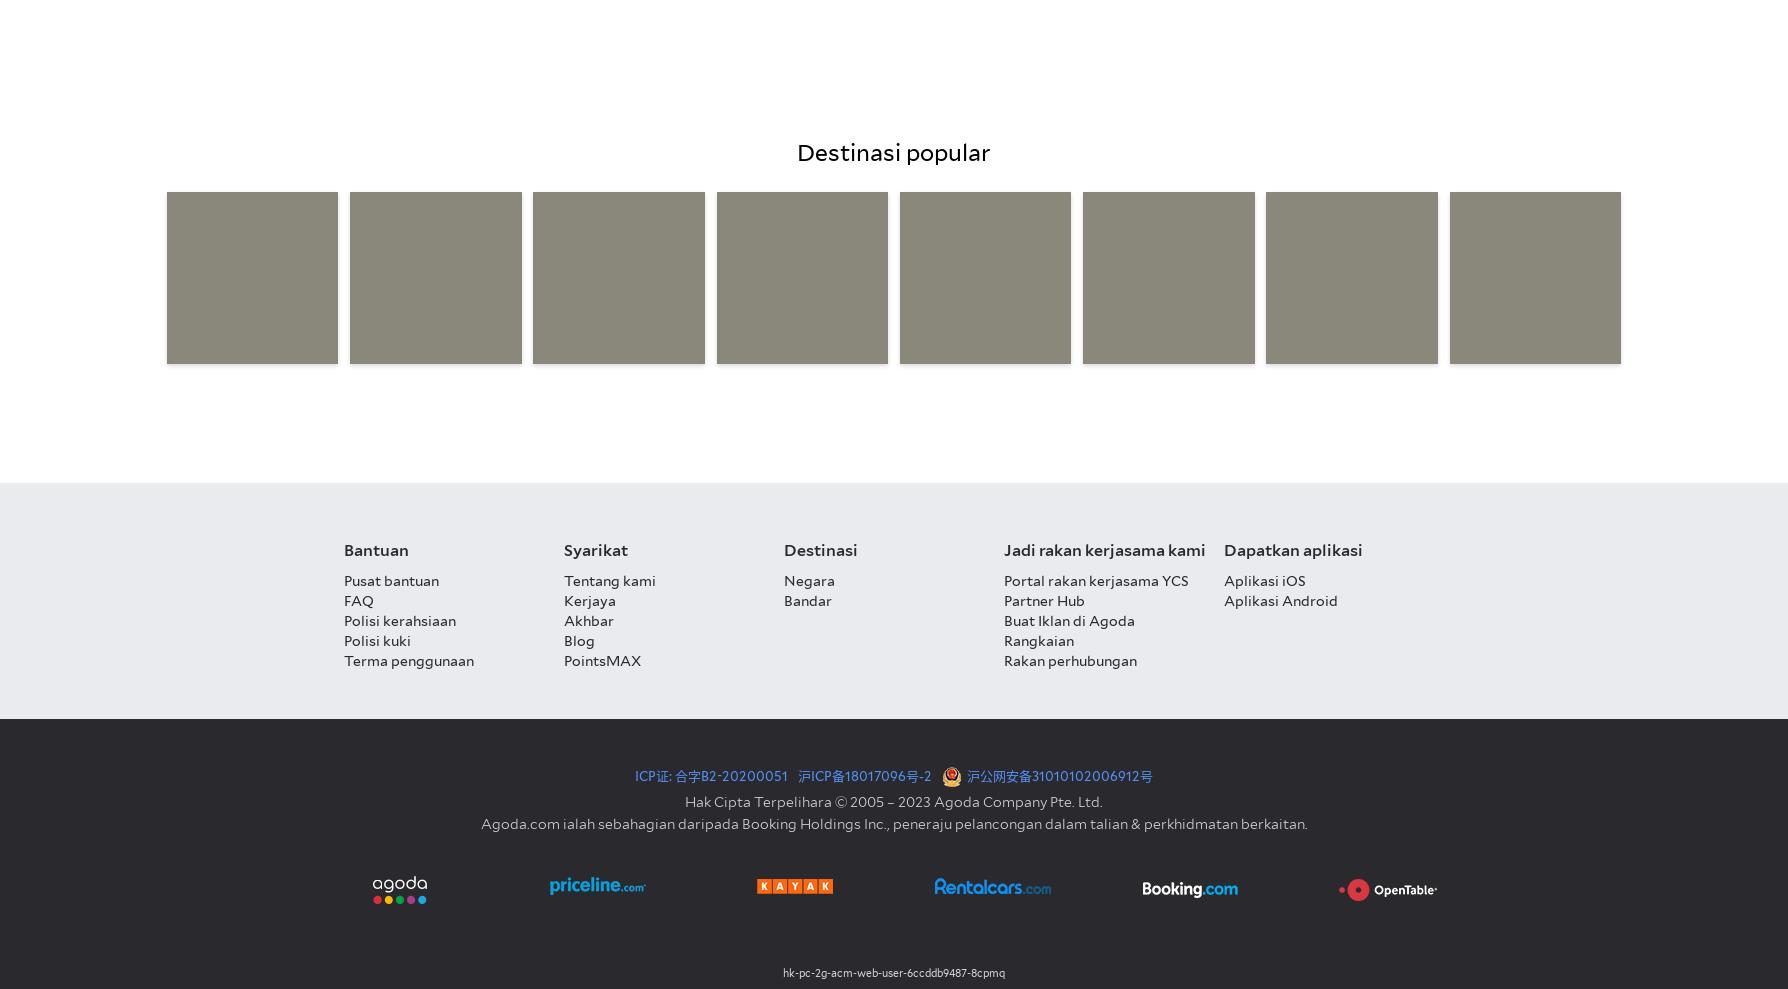  I want to click on 'Hak Cipta Terpelihara © 2005 – 2023 Agoda Company Pte. Ltd.', so click(894, 800).